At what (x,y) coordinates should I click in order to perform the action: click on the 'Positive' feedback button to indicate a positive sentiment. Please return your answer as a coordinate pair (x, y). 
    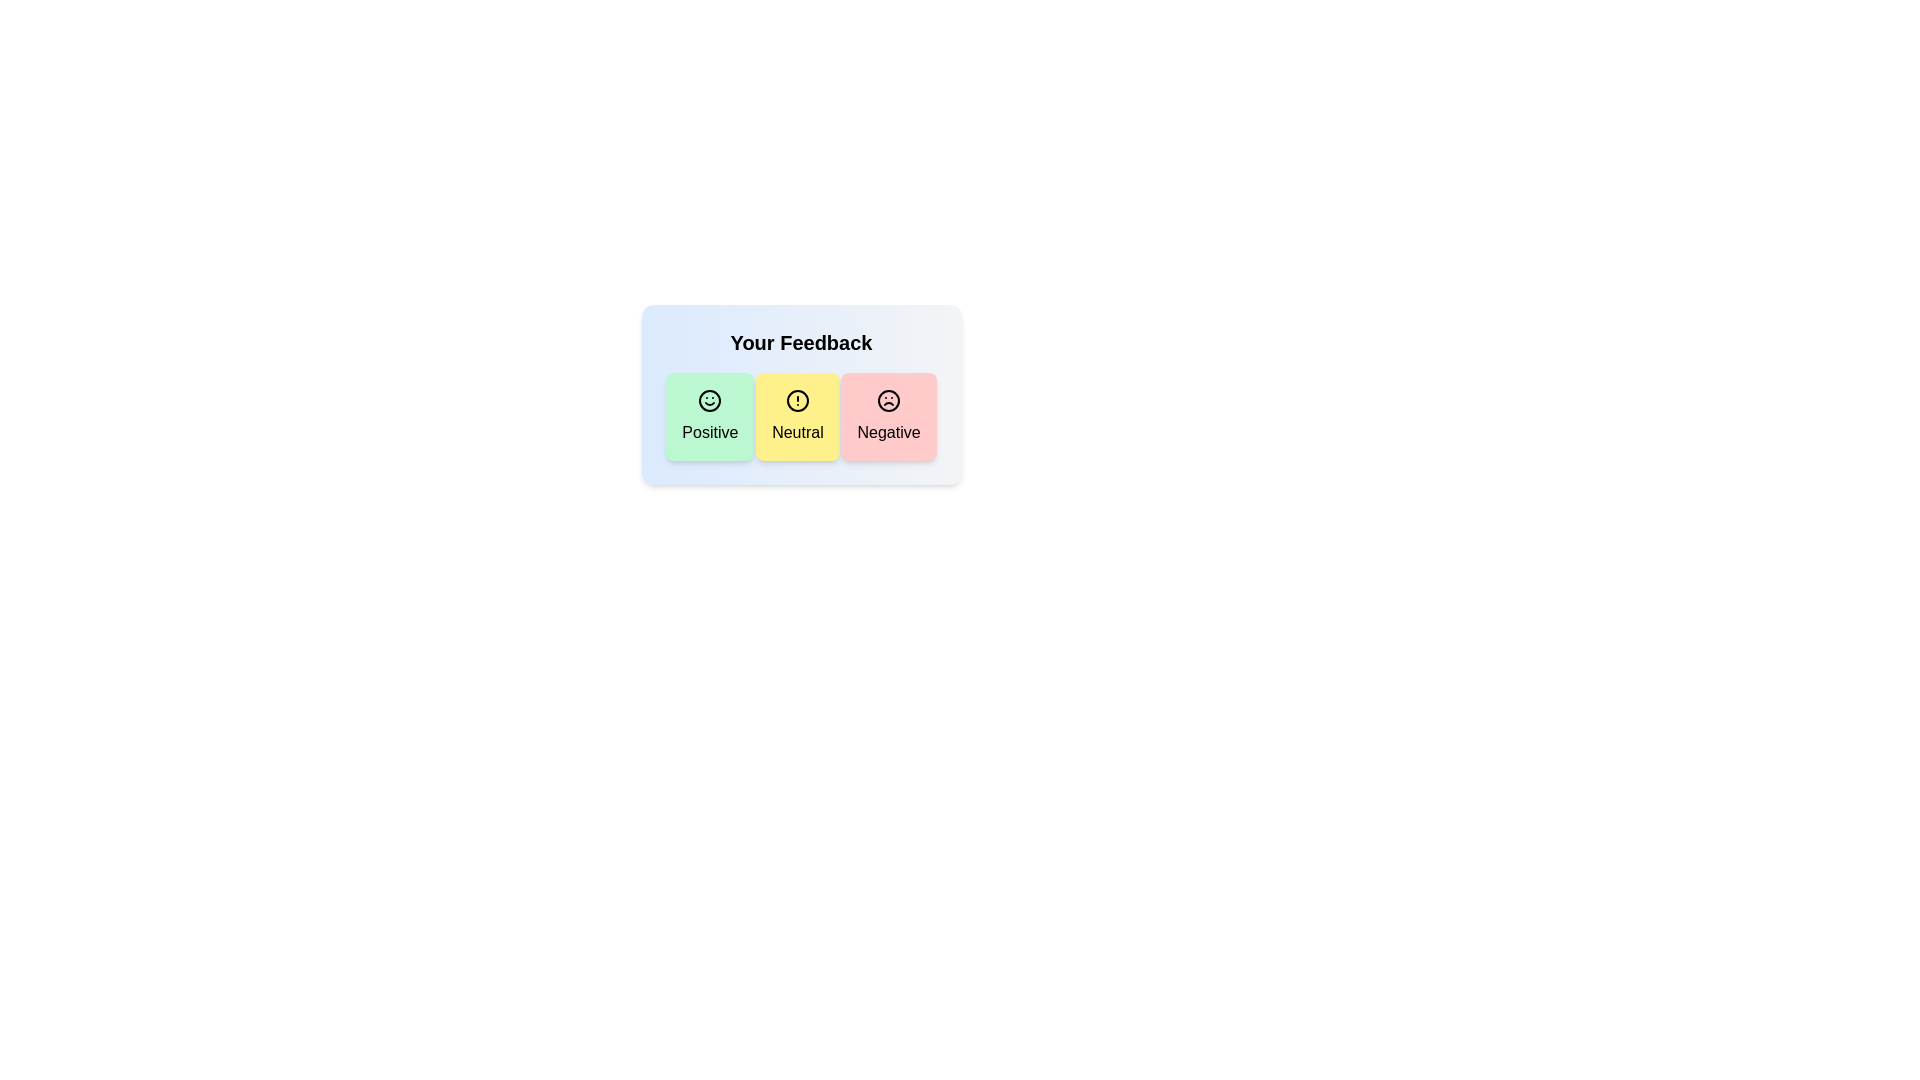
    Looking at the image, I should click on (710, 415).